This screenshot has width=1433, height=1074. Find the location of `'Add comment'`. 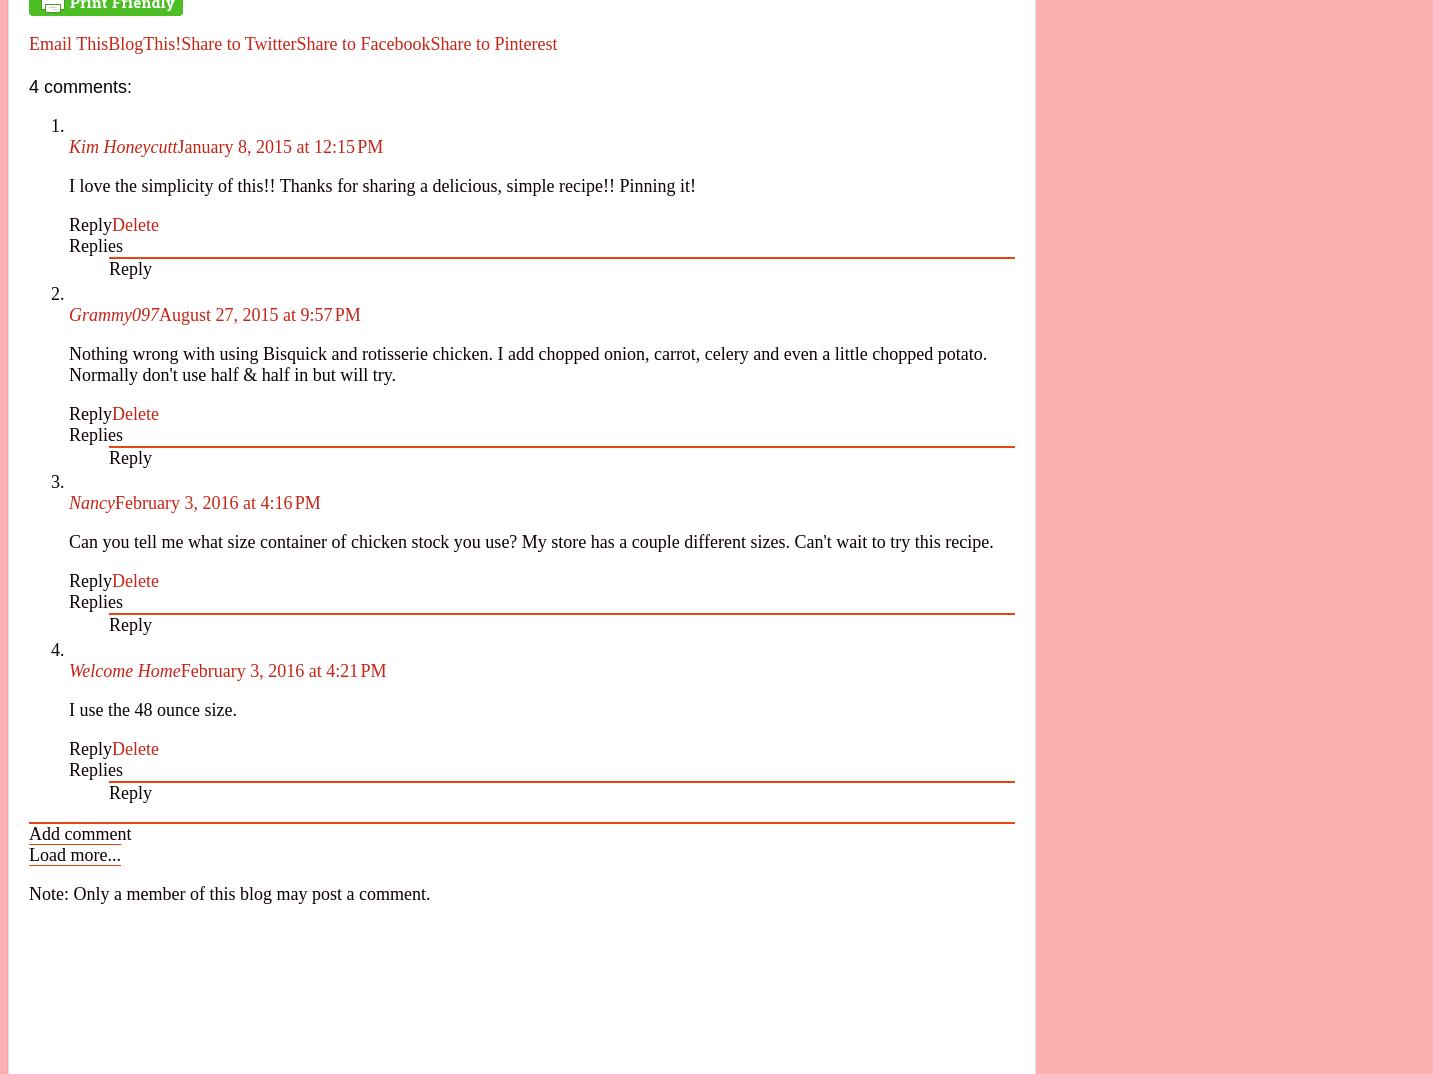

'Add comment' is located at coordinates (78, 833).